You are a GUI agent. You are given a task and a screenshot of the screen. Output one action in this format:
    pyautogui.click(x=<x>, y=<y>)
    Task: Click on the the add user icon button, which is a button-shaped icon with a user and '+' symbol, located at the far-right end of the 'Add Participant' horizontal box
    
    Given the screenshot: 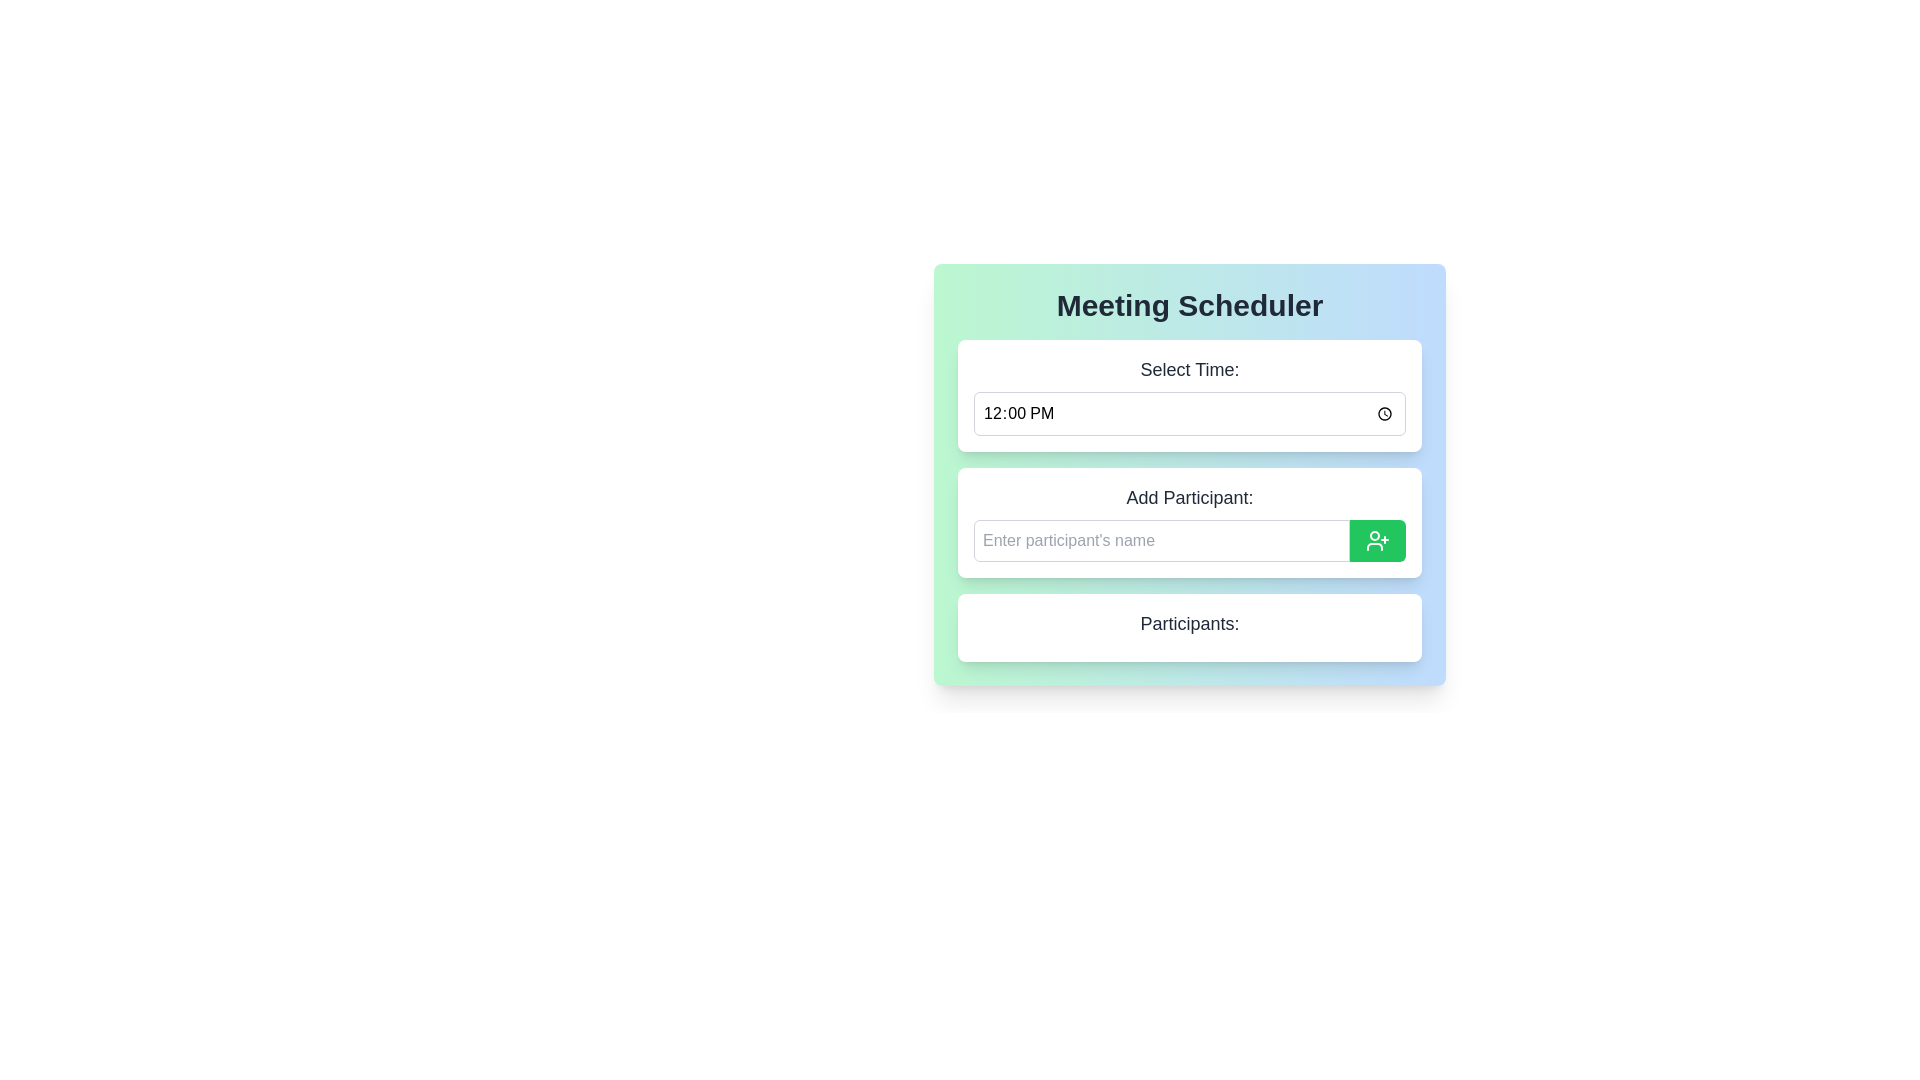 What is the action you would take?
    pyautogui.click(x=1376, y=540)
    